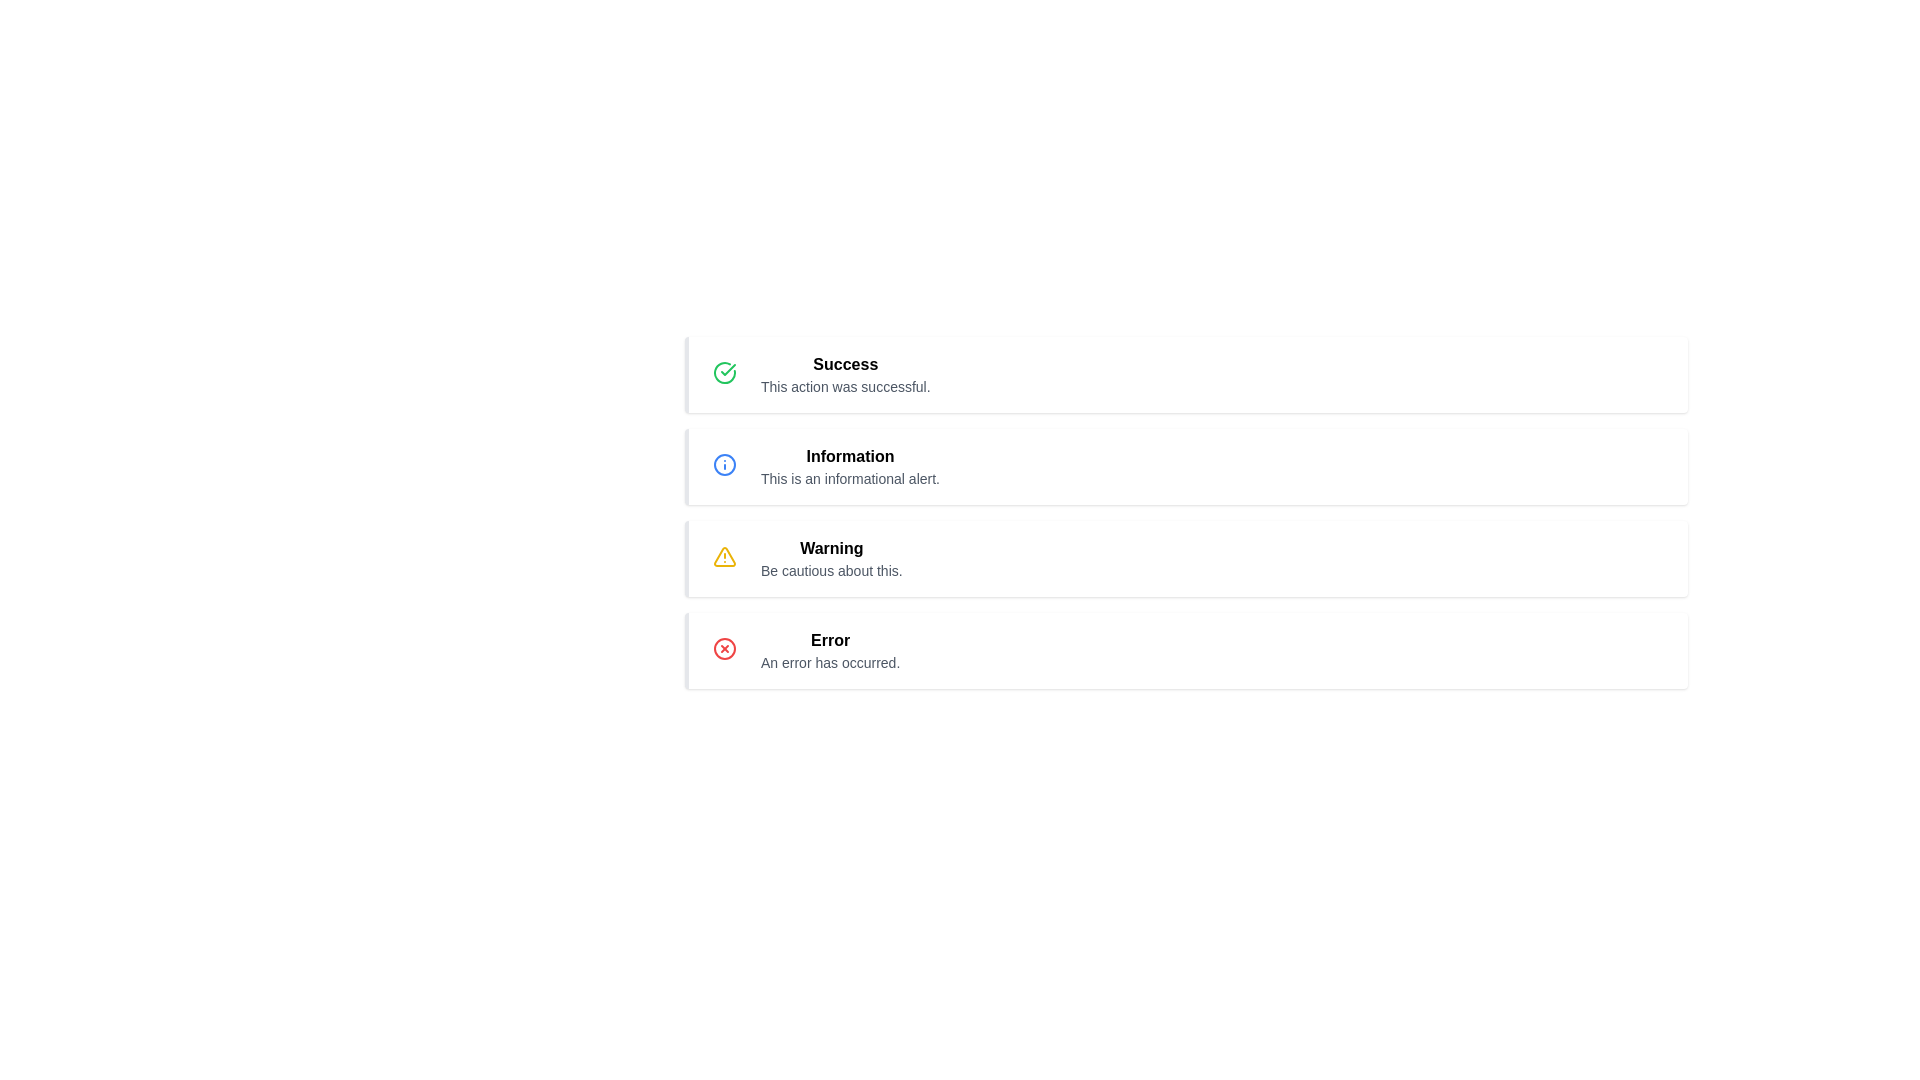 The width and height of the screenshot is (1920, 1080). Describe the element at coordinates (723, 373) in the screenshot. I see `the circular green outlined icon with a checkmark inside, located on the left side of the 'Success' alert notification box` at that location.